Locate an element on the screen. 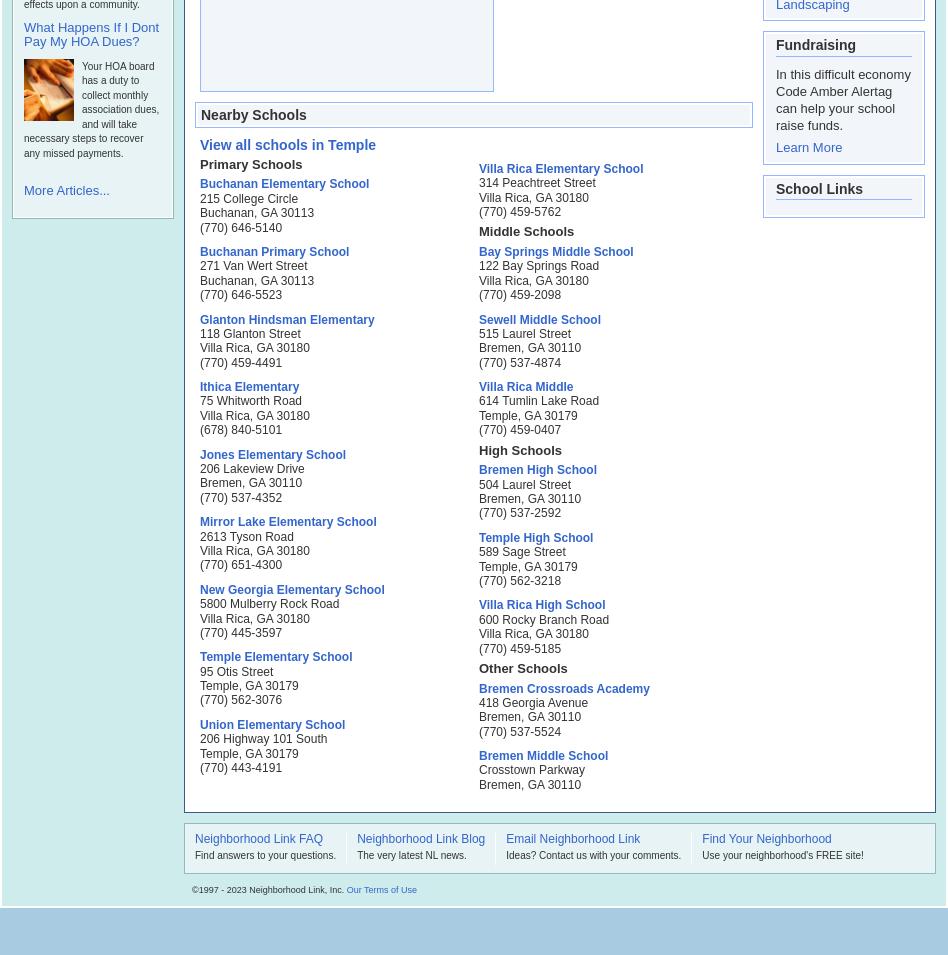 The height and width of the screenshot is (955, 948). 'Glanton Hindsman Elementary' is located at coordinates (286, 318).